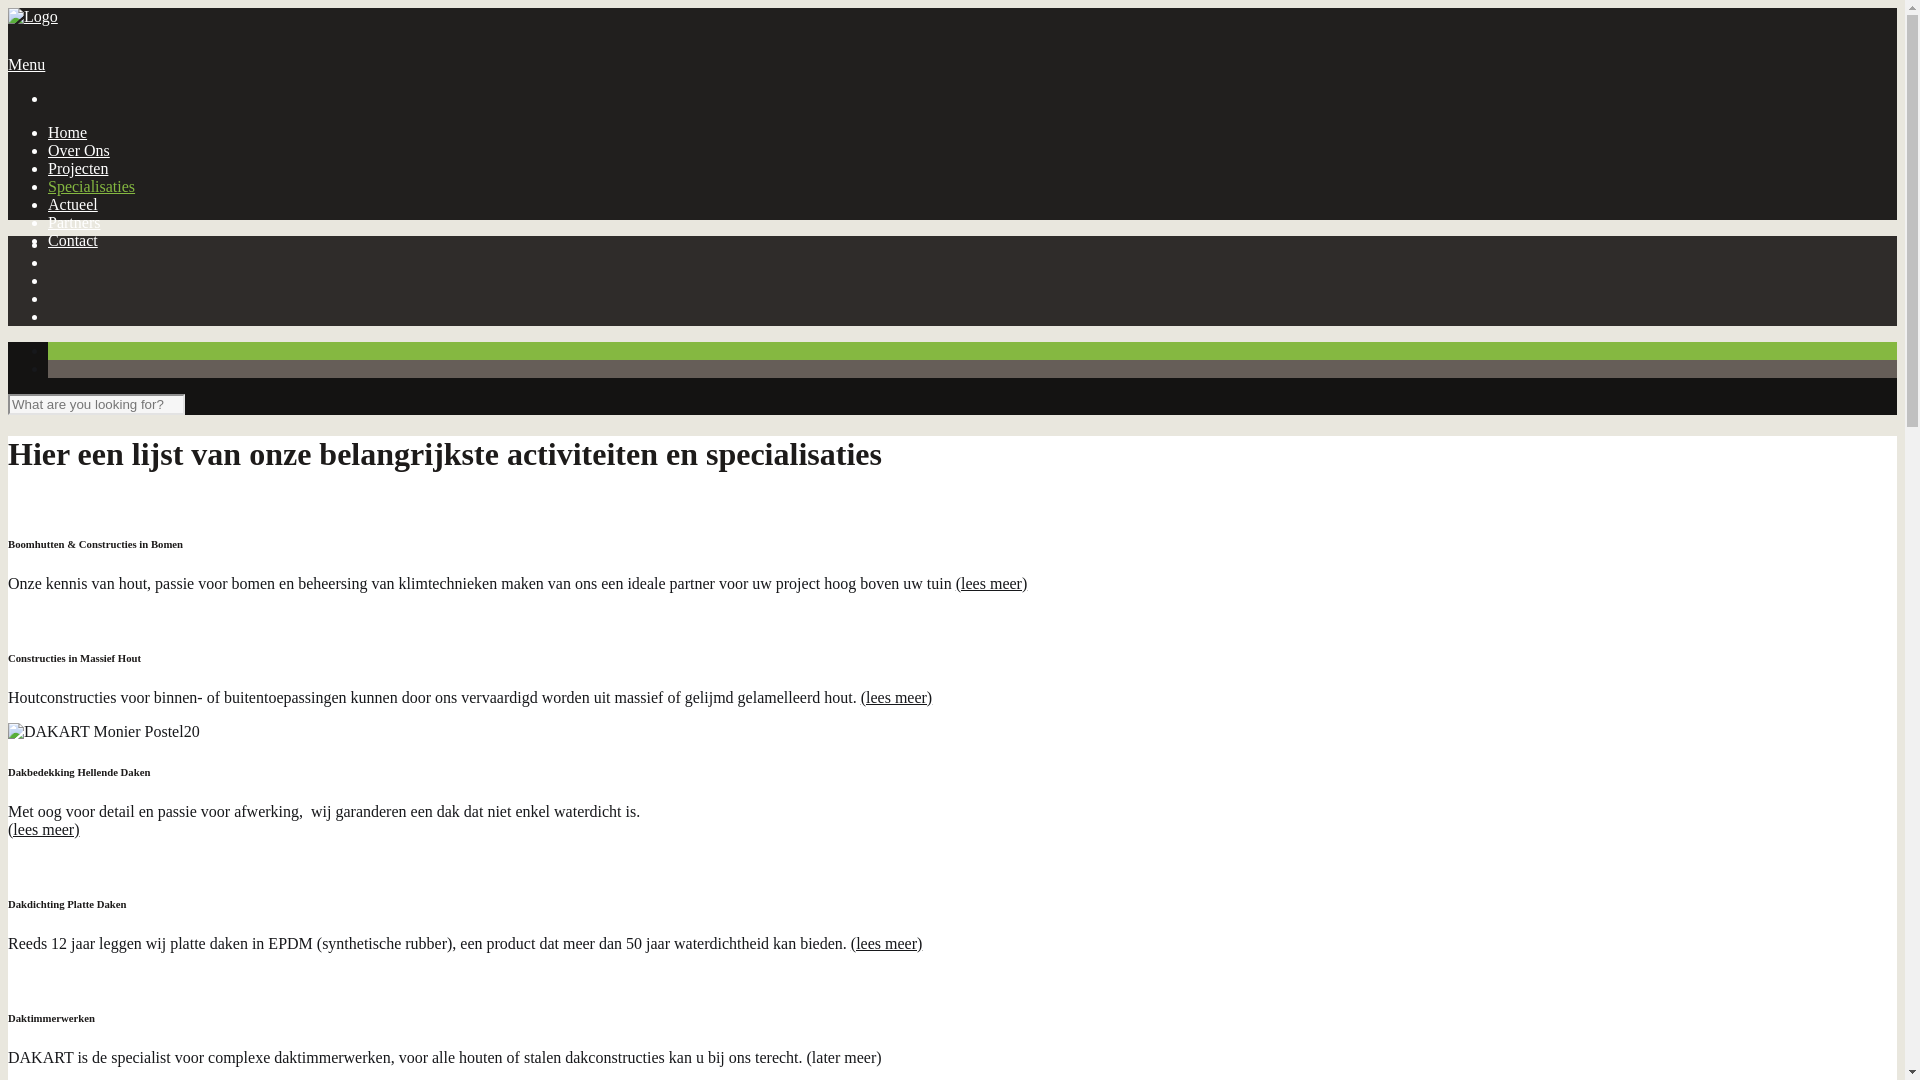  What do you see at coordinates (77, 167) in the screenshot?
I see `'Projecten'` at bounding box center [77, 167].